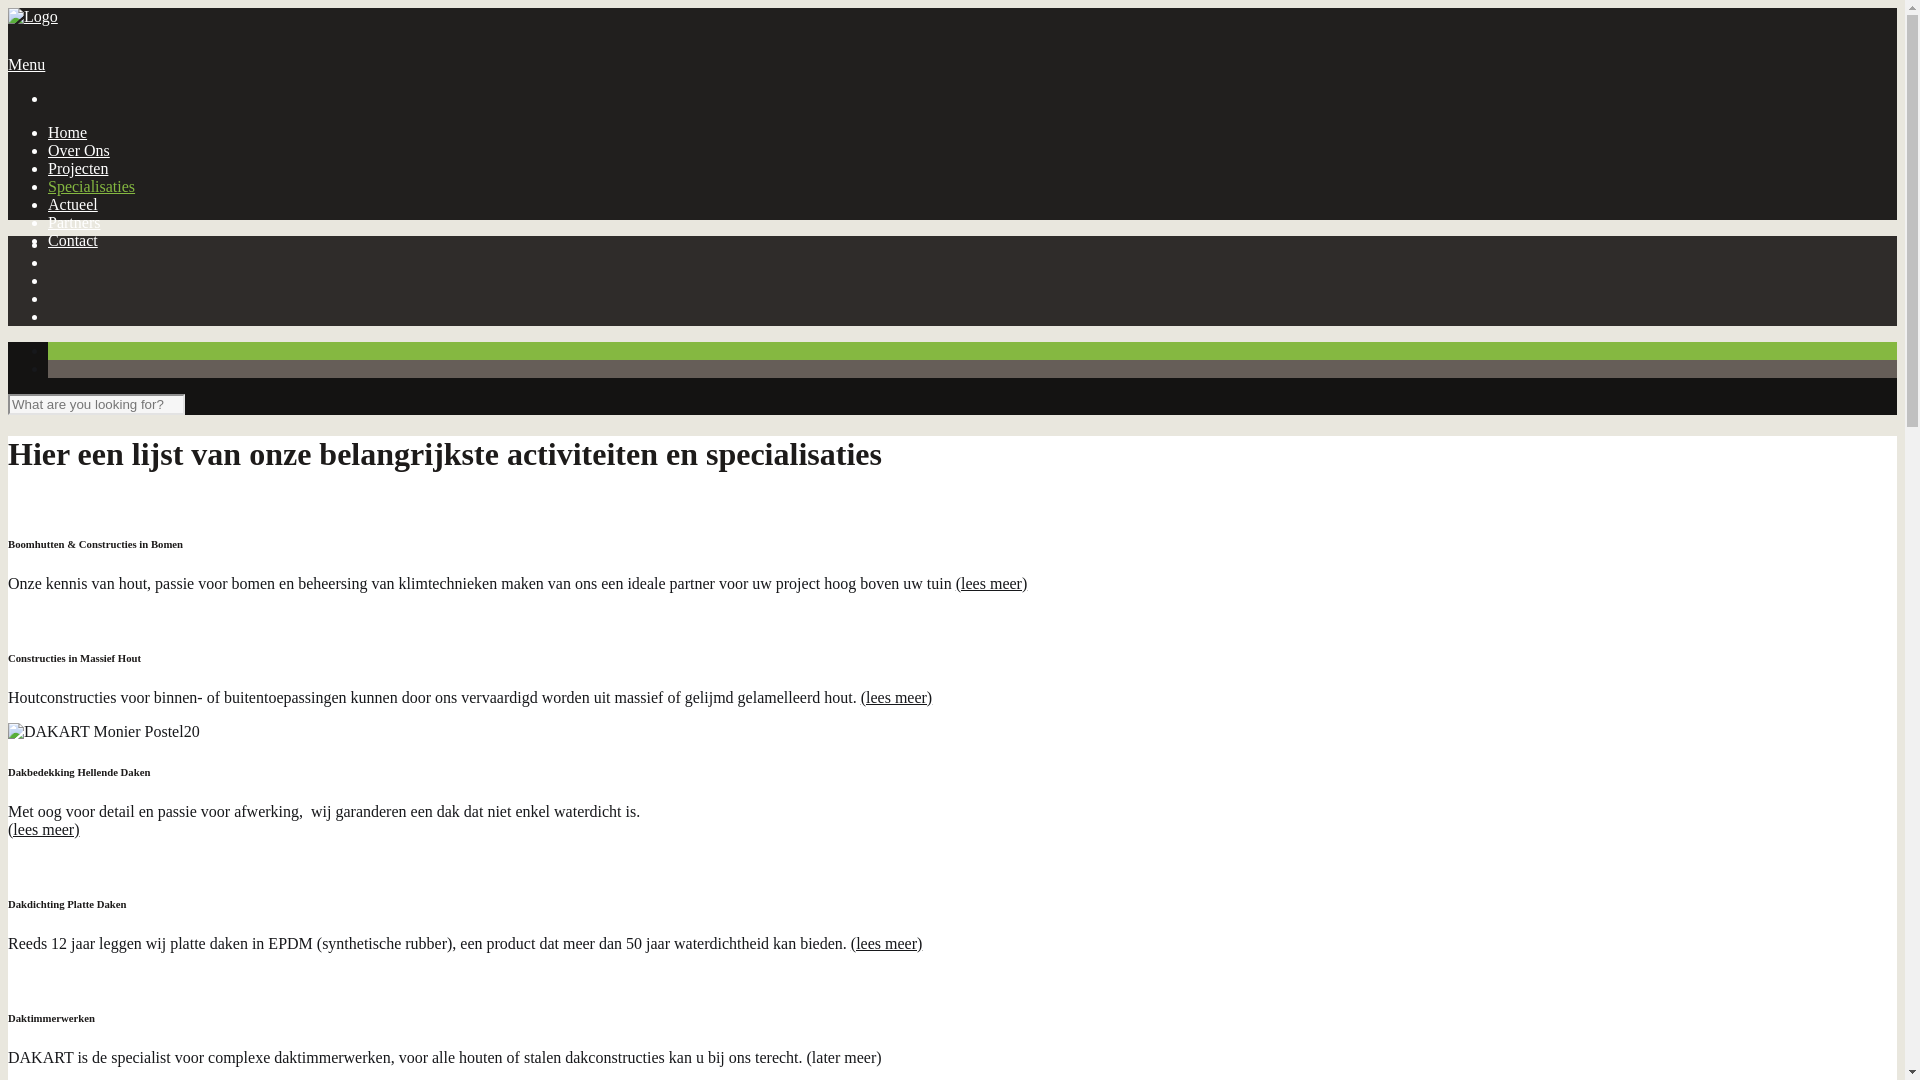  What do you see at coordinates (77, 167) in the screenshot?
I see `'Projecten'` at bounding box center [77, 167].